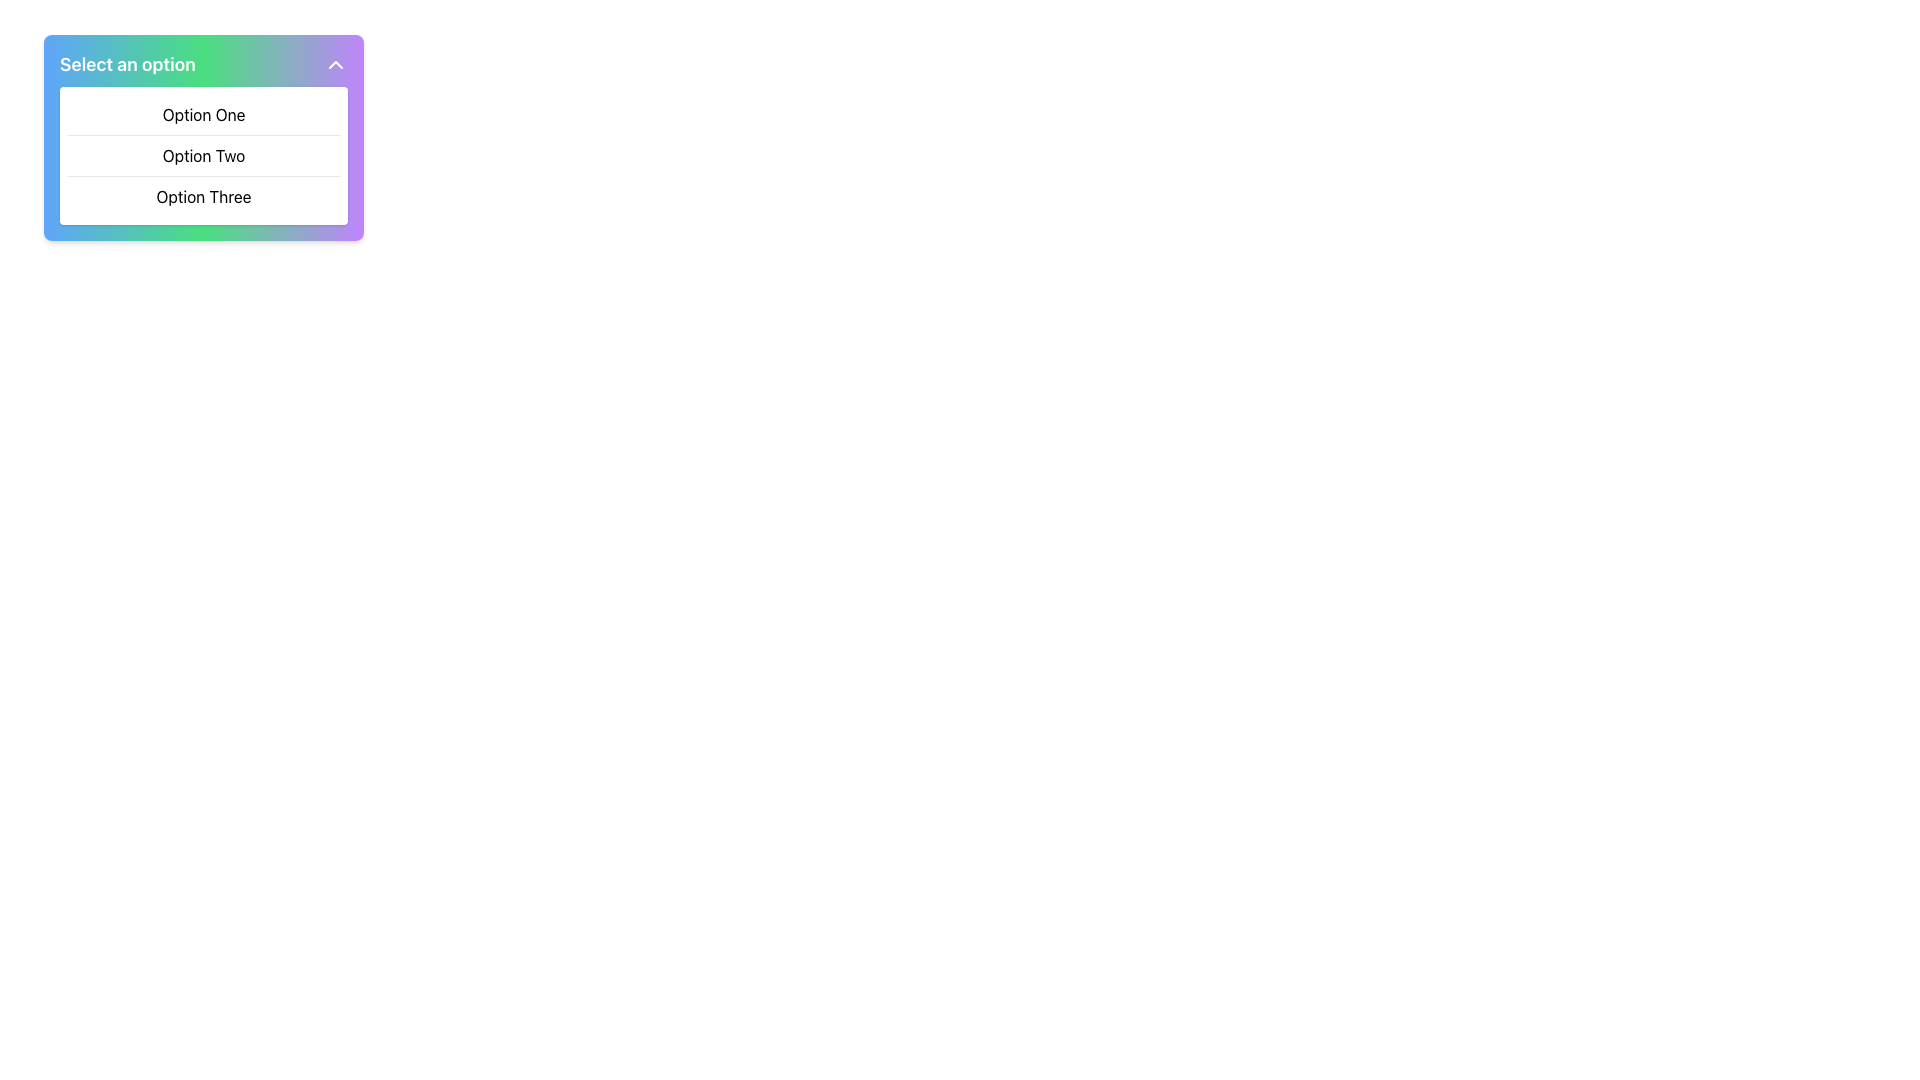 This screenshot has height=1080, width=1920. Describe the element at coordinates (203, 137) in the screenshot. I see `the dropdown menu labeled 'Select an option'` at that location.